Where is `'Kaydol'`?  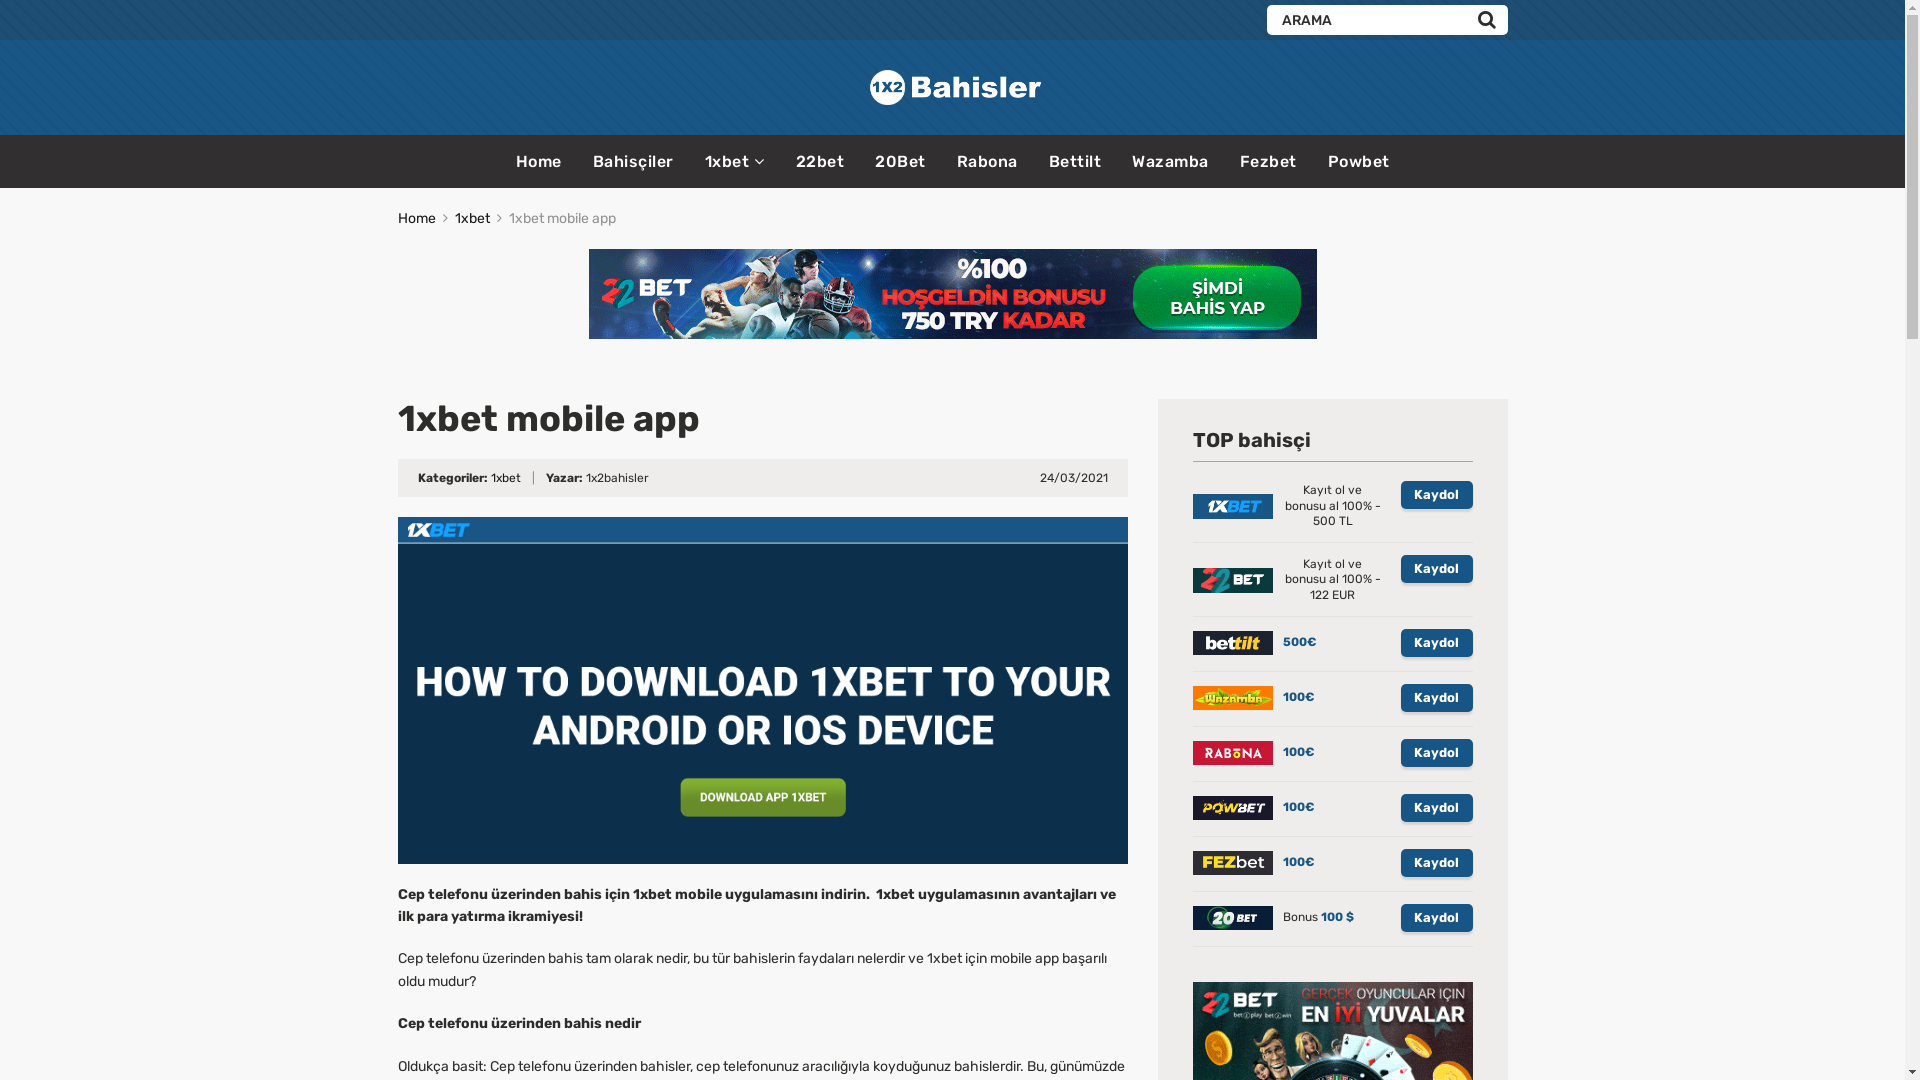 'Kaydol' is located at coordinates (1434, 494).